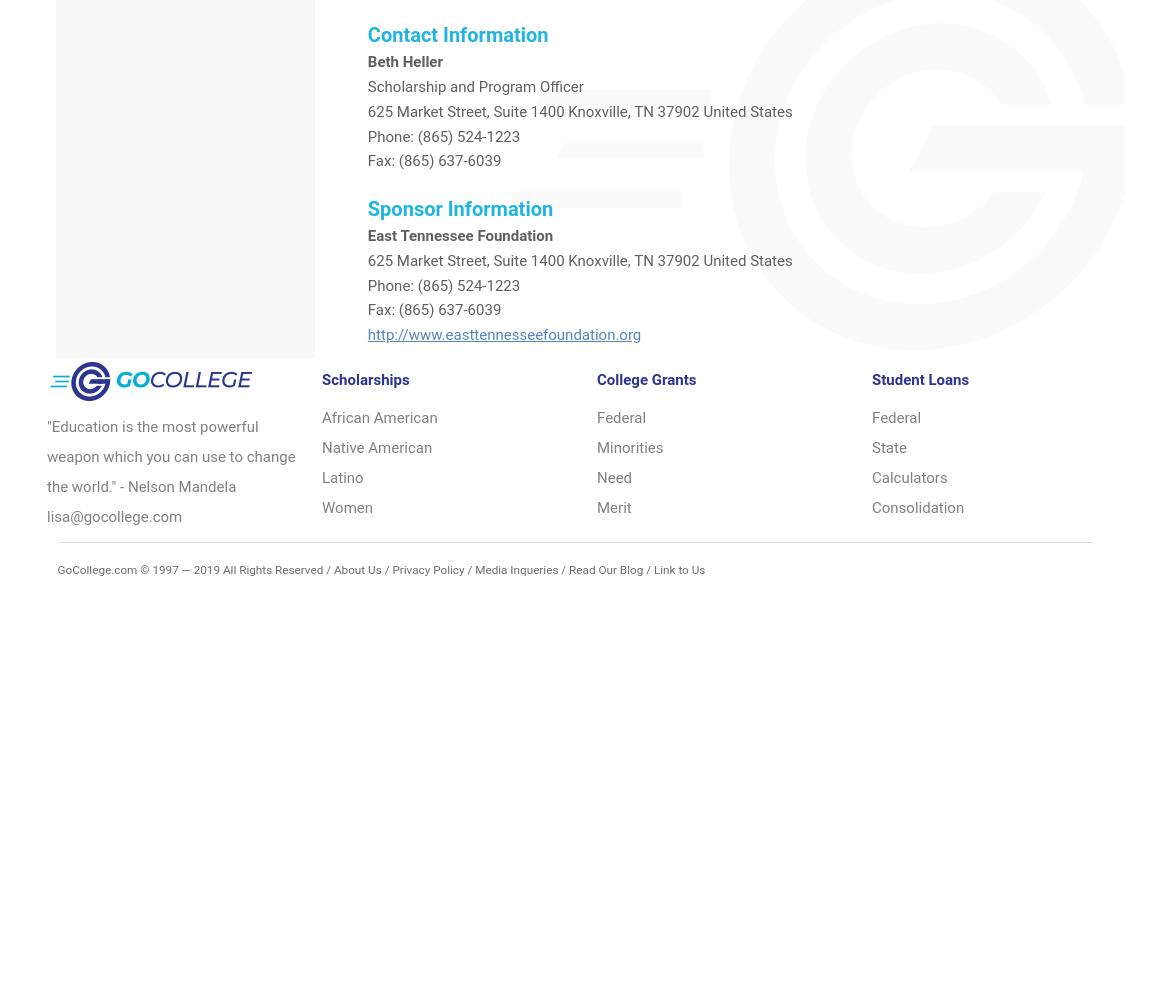 The width and height of the screenshot is (1150, 1000). I want to click on 'State', so click(888, 446).